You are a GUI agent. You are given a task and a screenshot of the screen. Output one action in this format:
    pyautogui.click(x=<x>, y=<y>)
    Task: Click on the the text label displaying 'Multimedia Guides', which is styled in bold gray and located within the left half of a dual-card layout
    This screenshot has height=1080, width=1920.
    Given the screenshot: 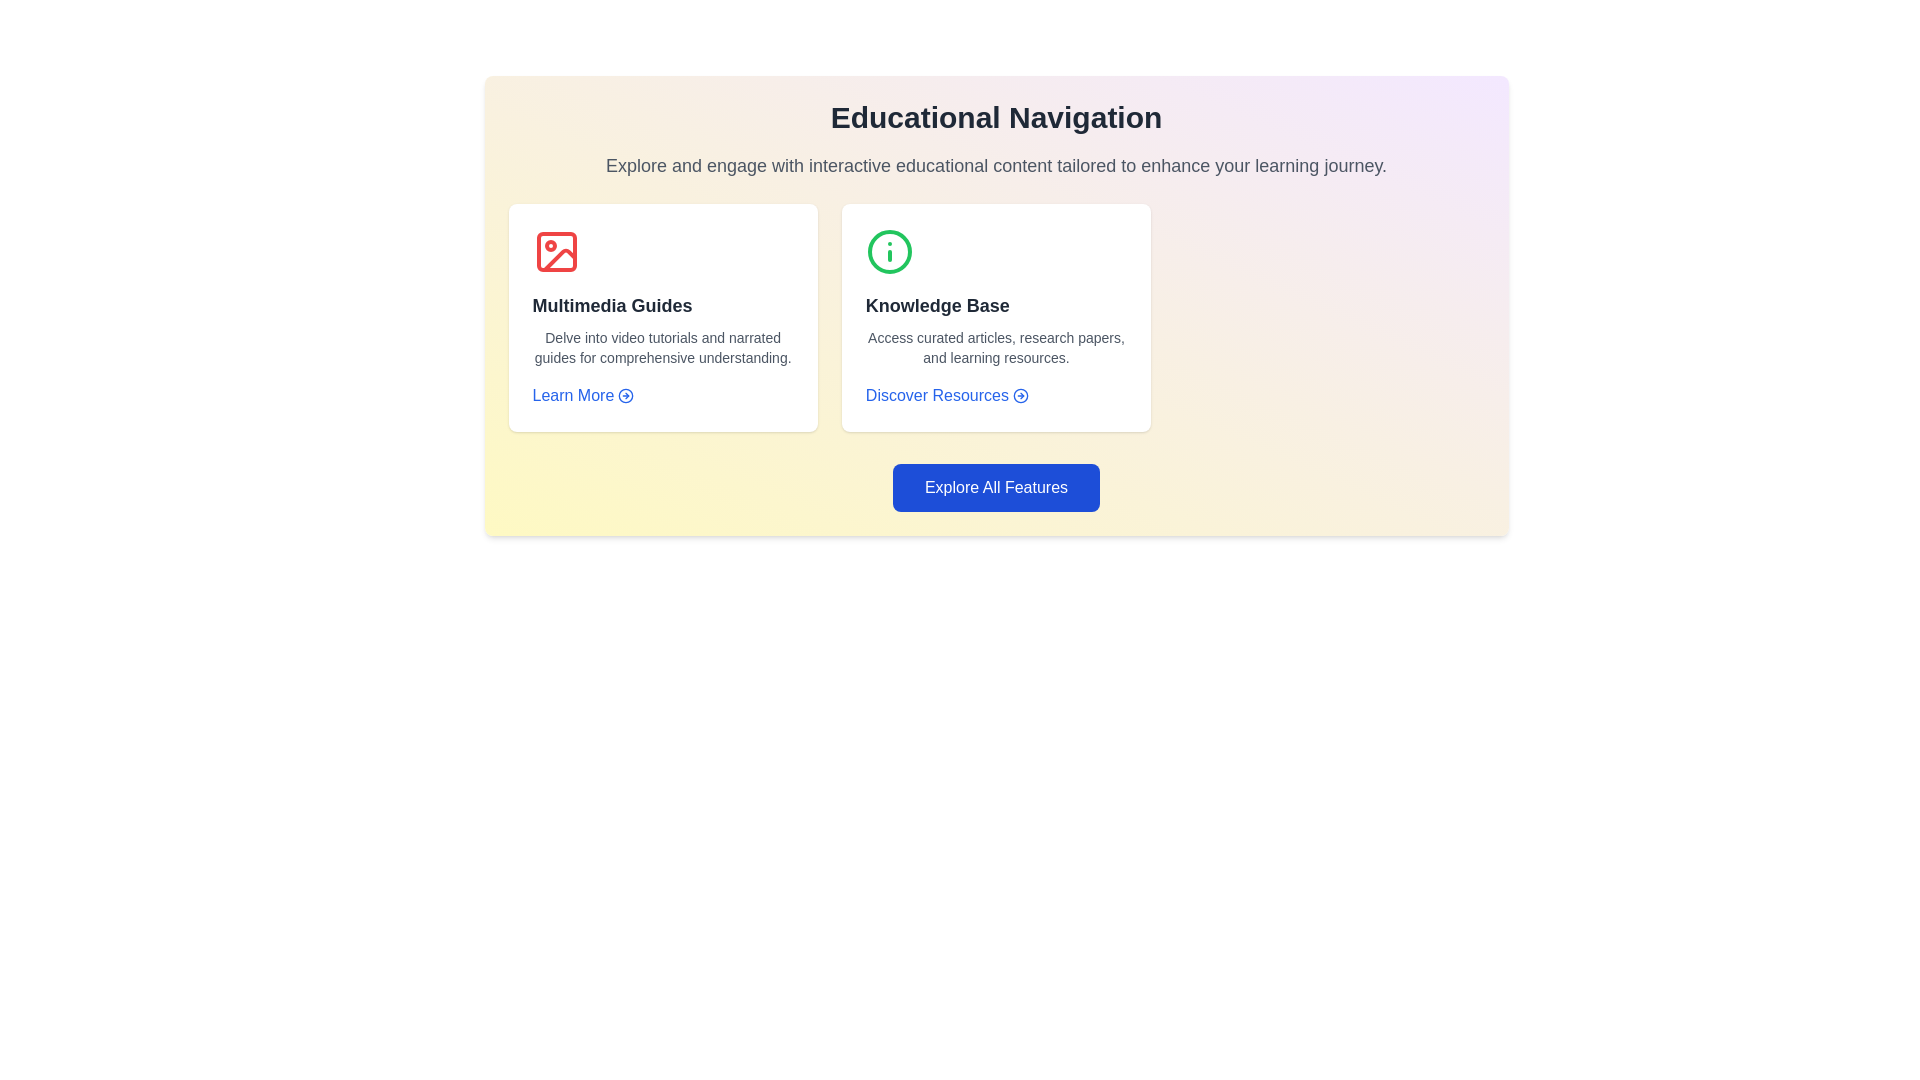 What is the action you would take?
    pyautogui.click(x=611, y=305)
    